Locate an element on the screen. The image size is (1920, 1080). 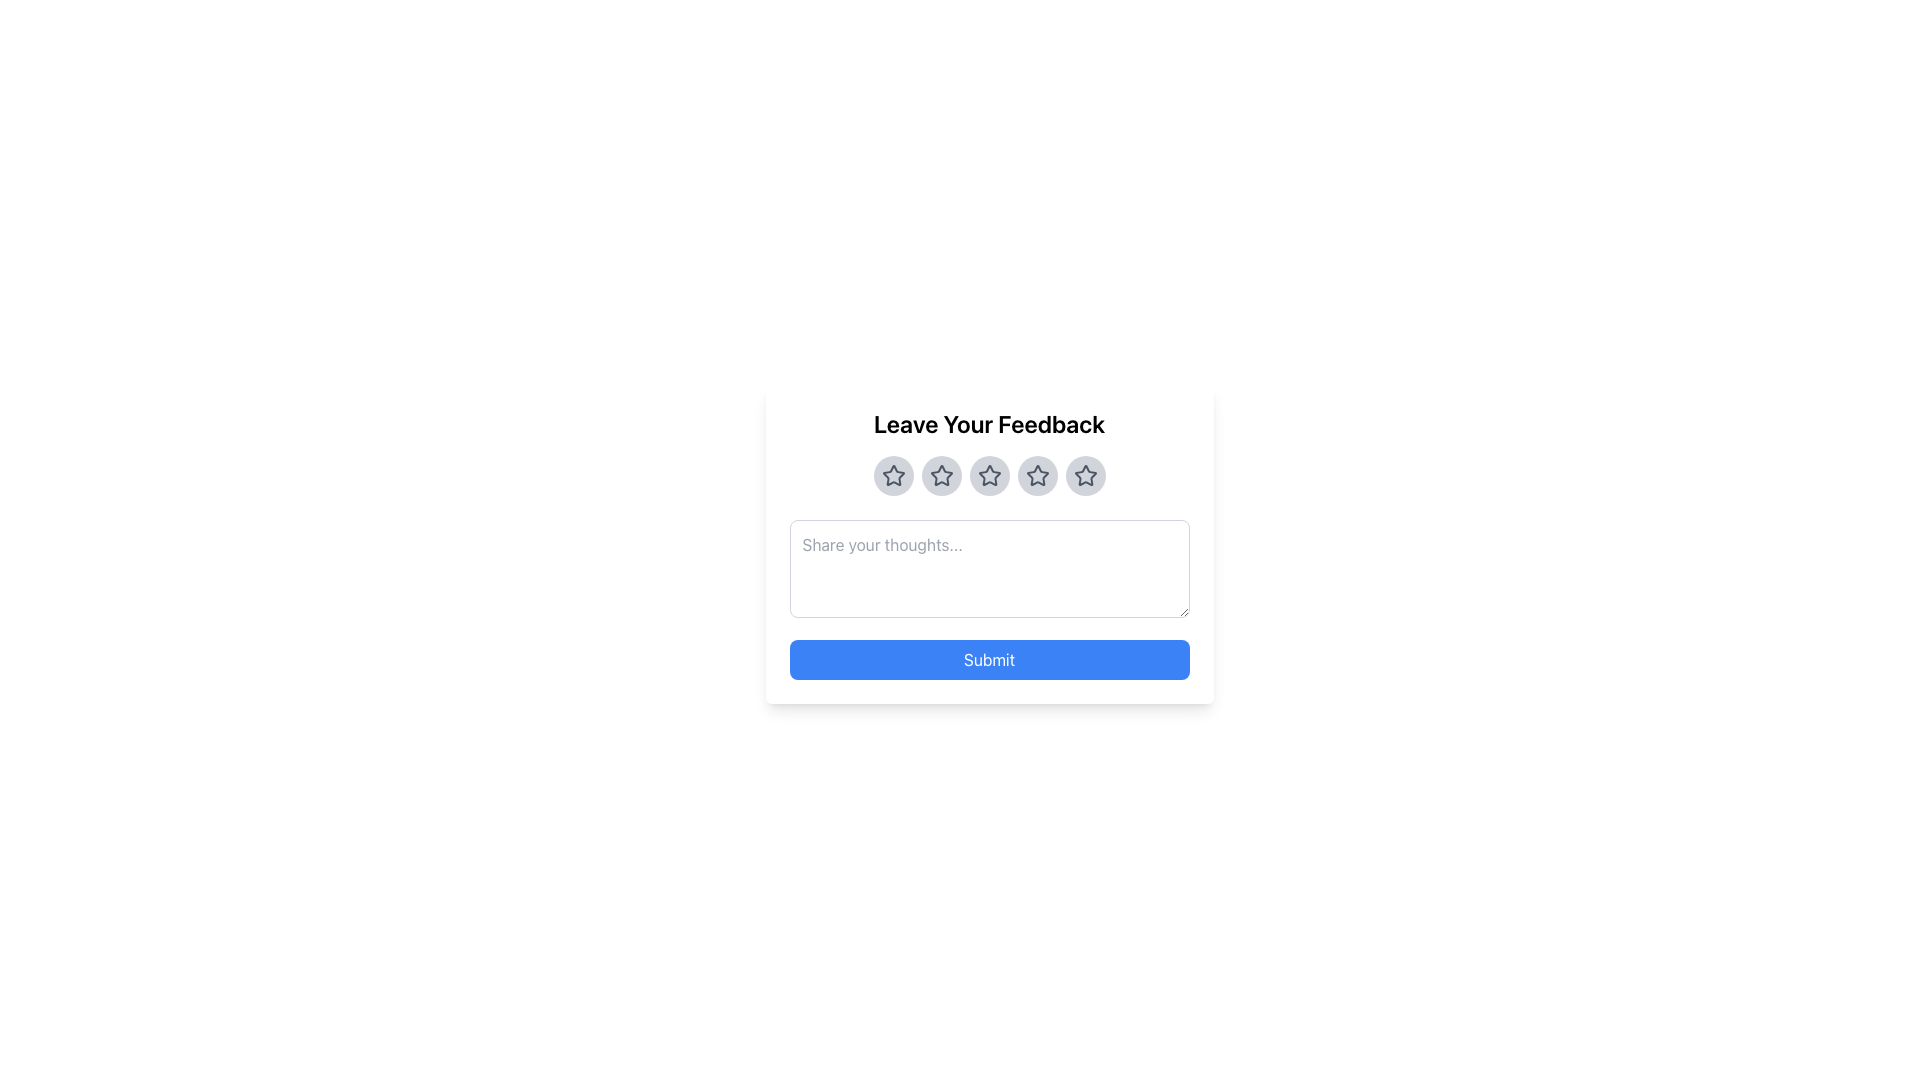
on the filled star-shaped rating icon, which is the second icon in a row of five stars is located at coordinates (940, 475).